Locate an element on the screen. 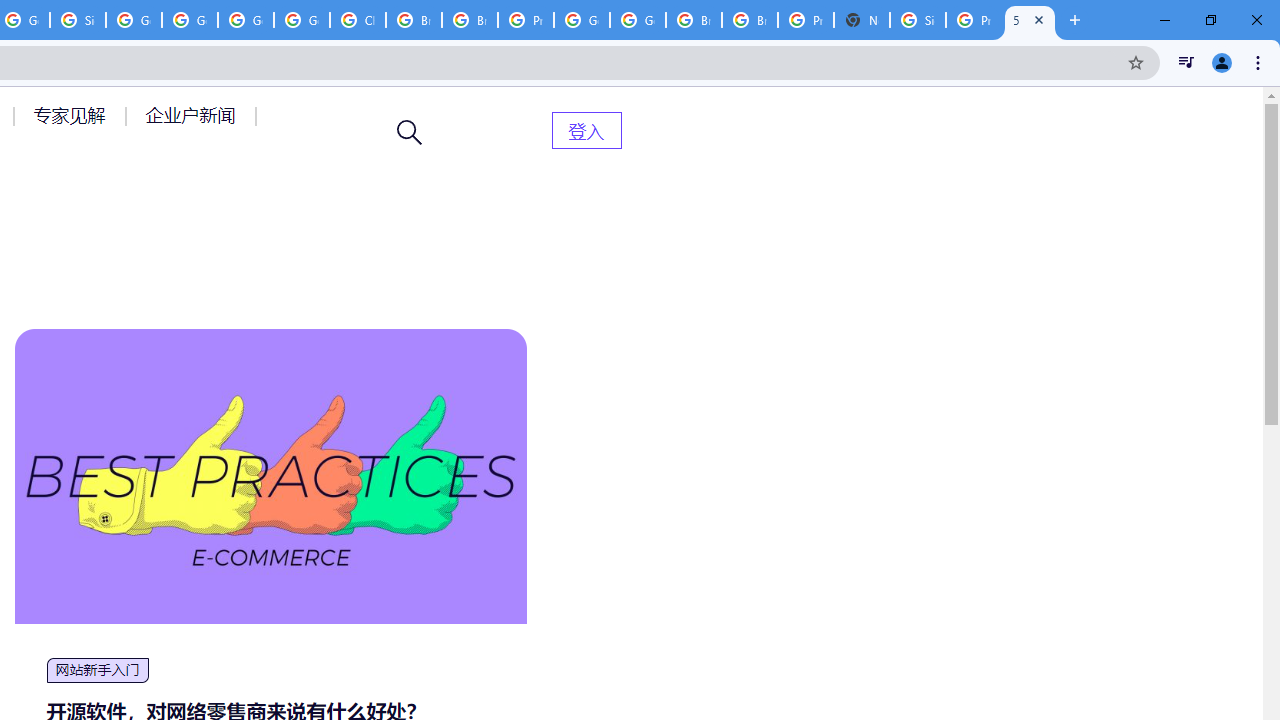  'Sign in - Google Accounts' is located at coordinates (916, 20).